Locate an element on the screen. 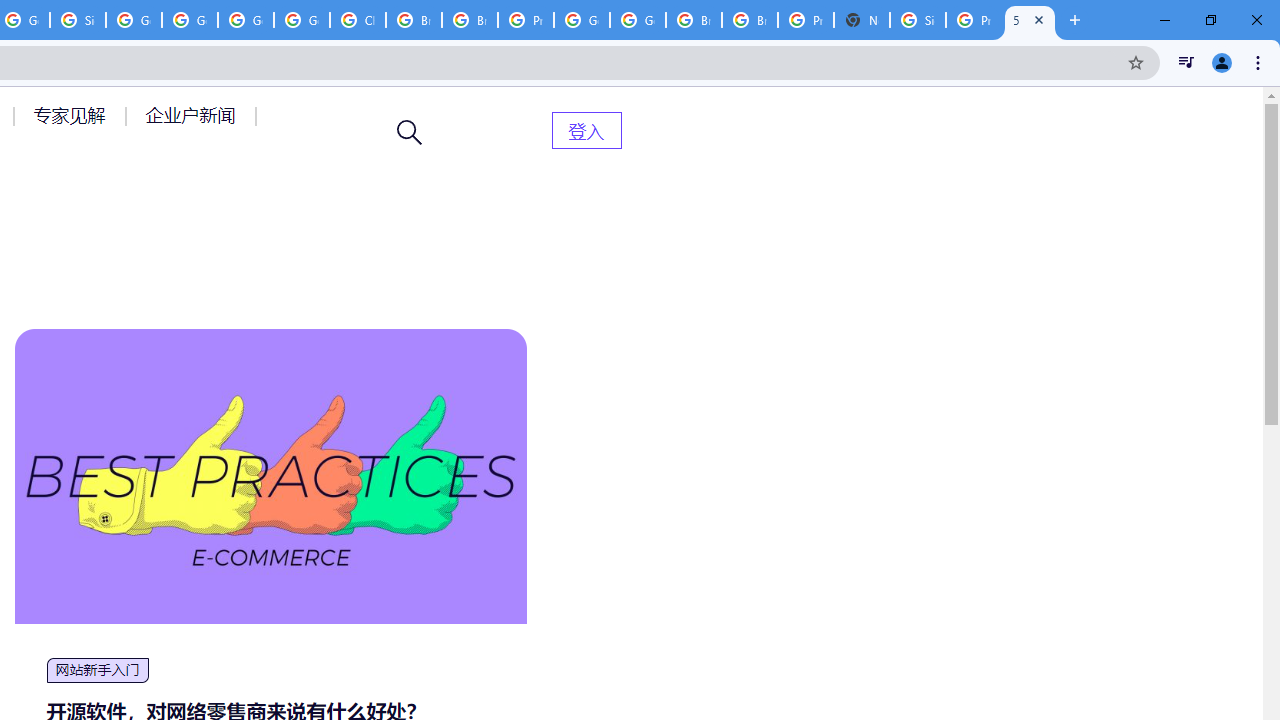  'Sign in - Google Accounts' is located at coordinates (916, 20).